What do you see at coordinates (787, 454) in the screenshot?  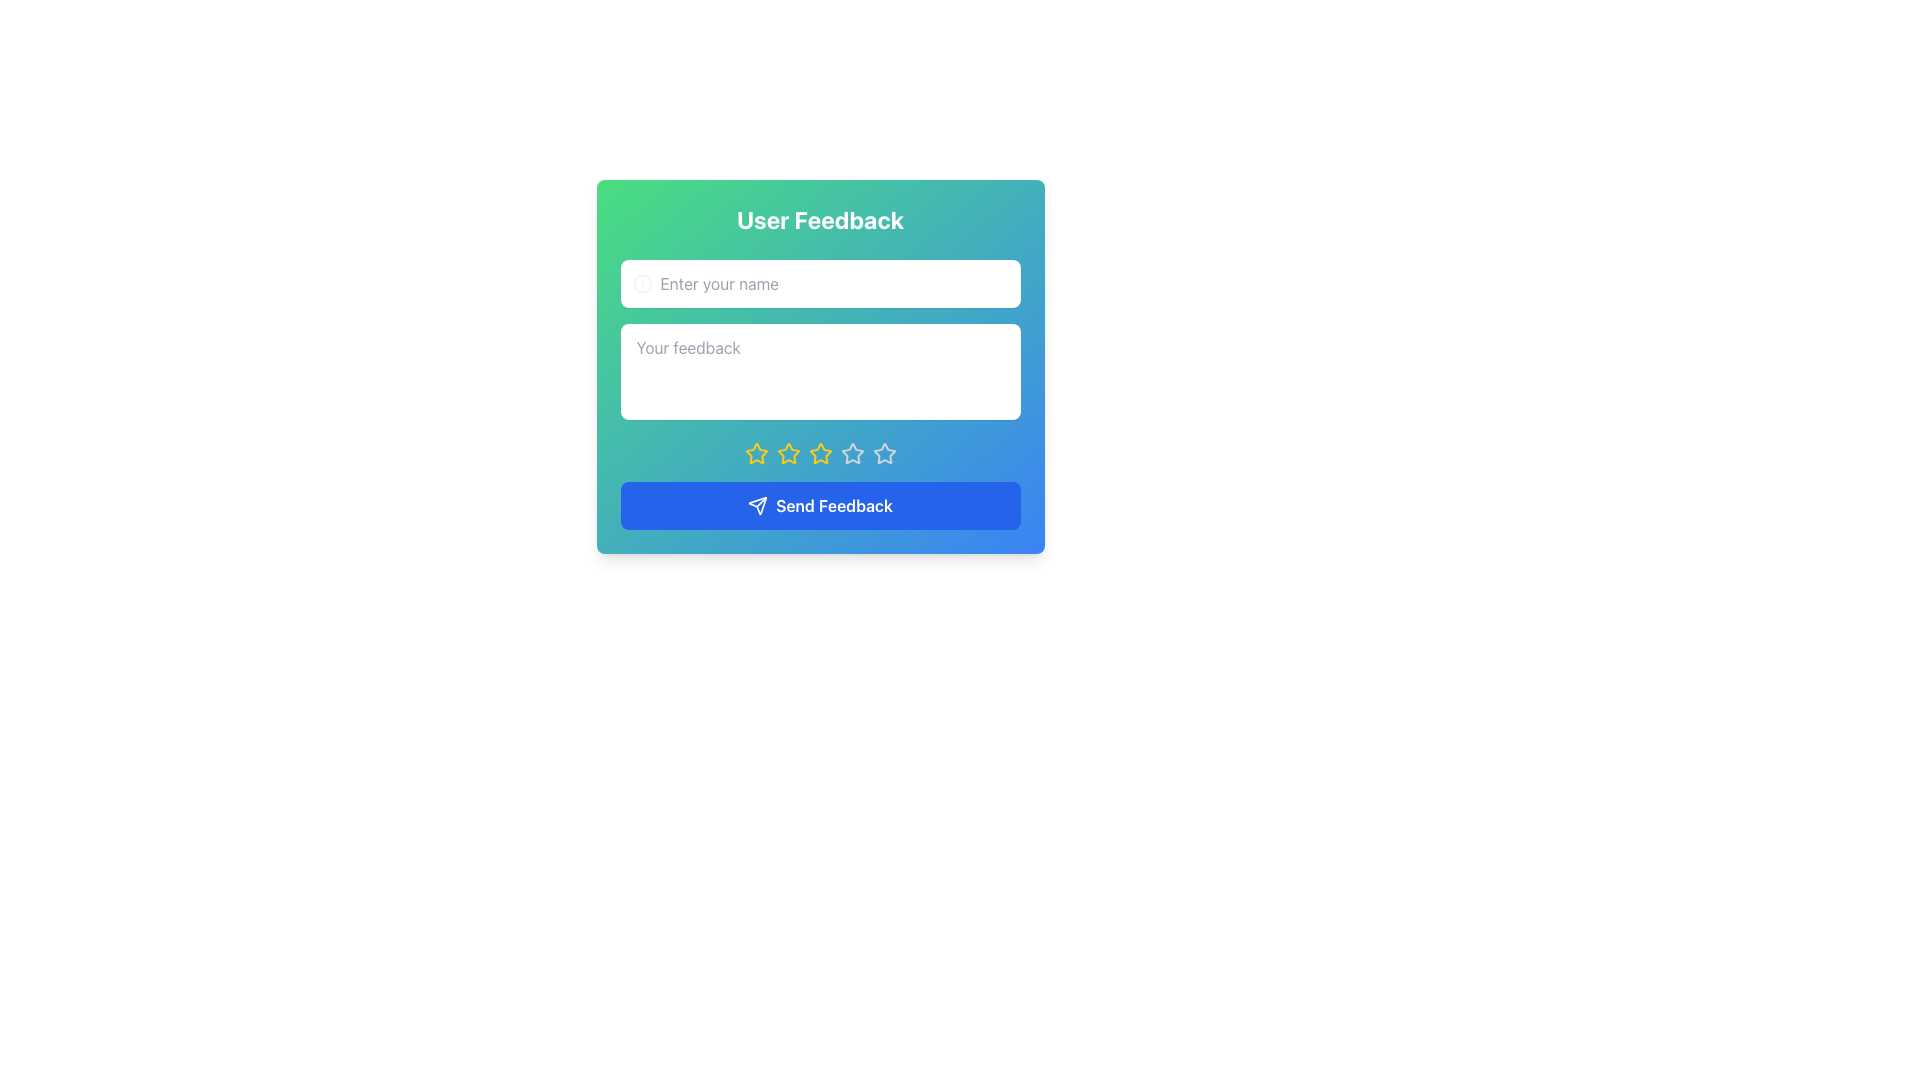 I see `the third yellow rating star icon to set a rating of 3 in the feedback form` at bounding box center [787, 454].